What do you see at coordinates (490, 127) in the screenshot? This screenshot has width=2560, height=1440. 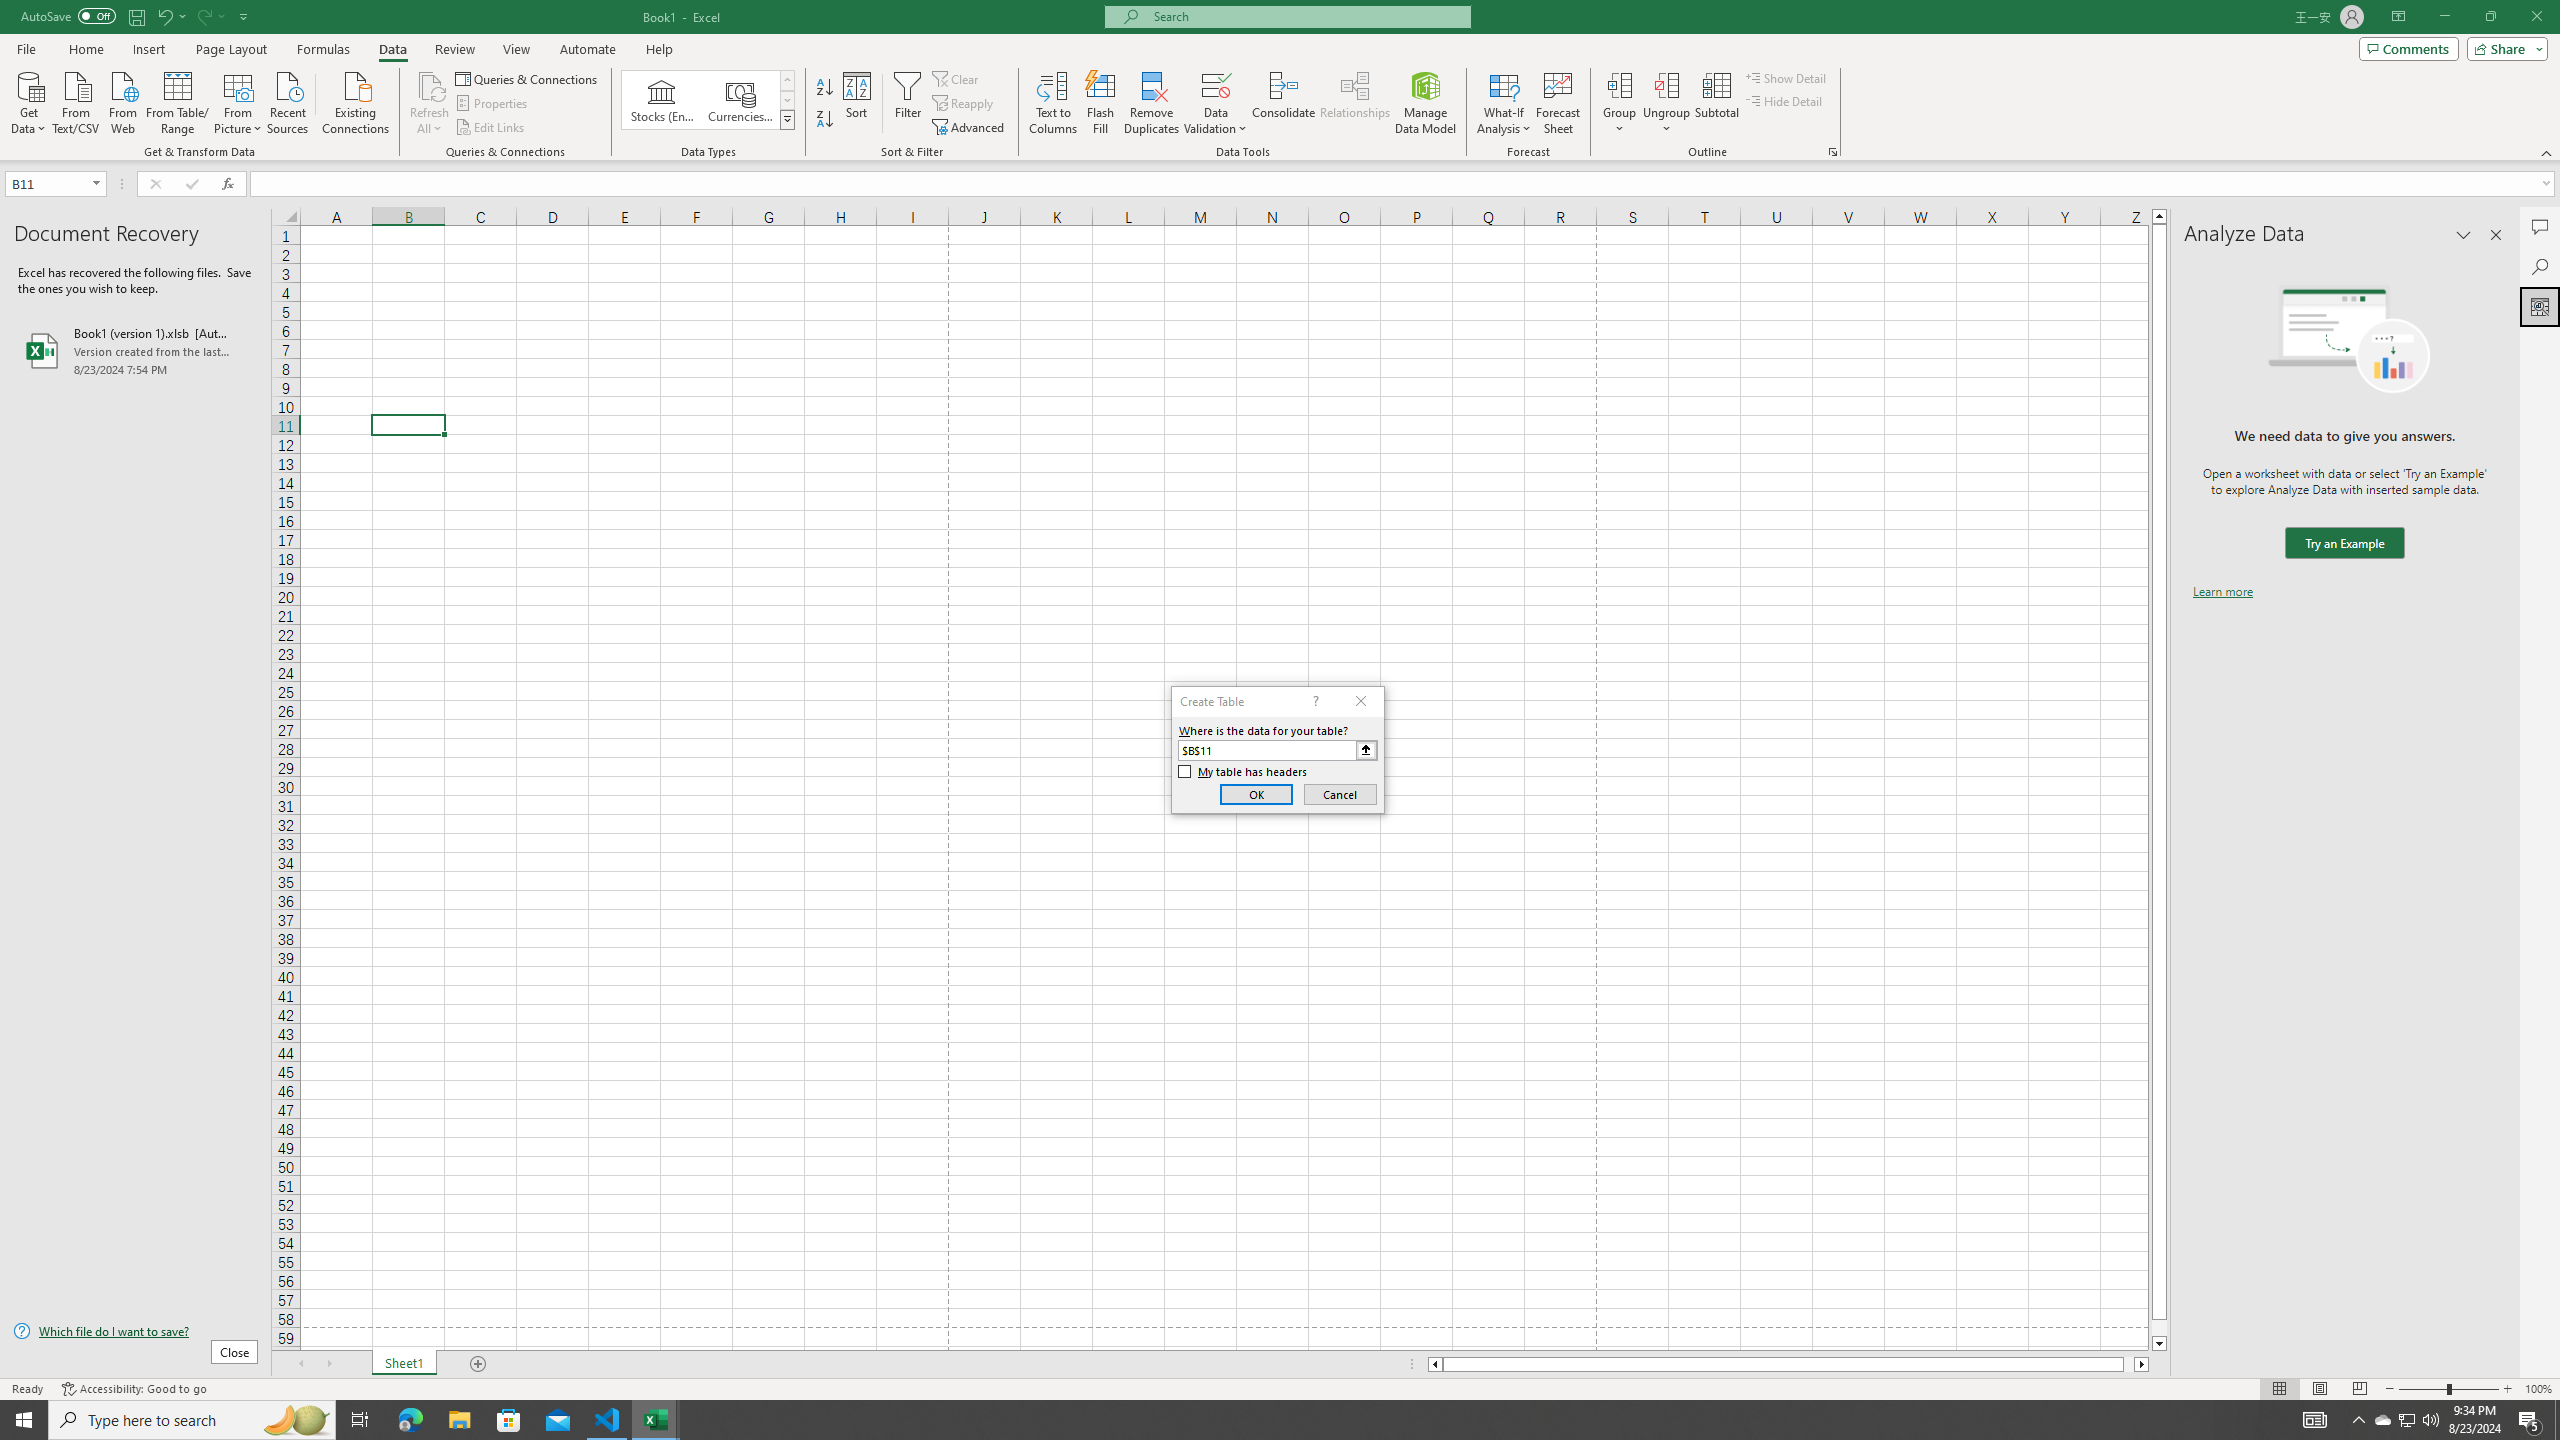 I see `'Edit Links'` at bounding box center [490, 127].